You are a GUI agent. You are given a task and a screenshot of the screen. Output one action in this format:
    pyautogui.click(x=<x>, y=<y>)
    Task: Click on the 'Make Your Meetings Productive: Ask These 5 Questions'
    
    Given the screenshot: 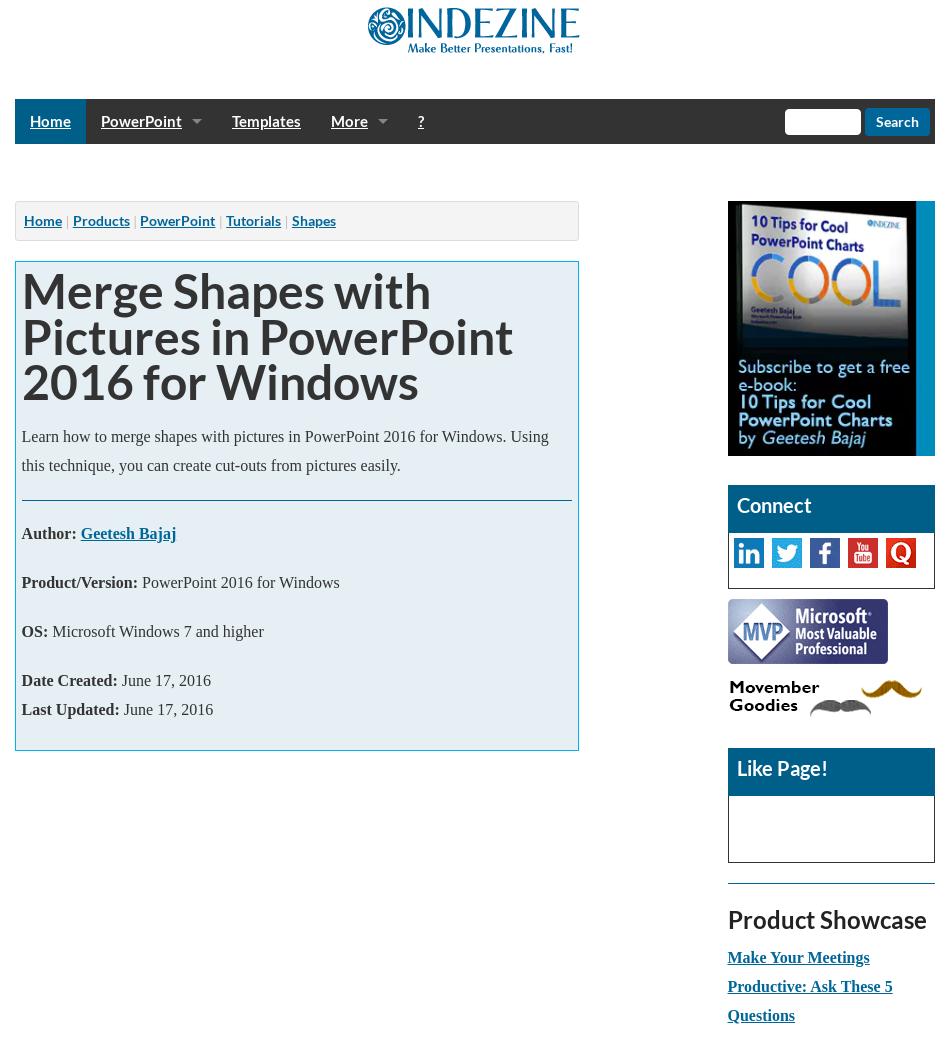 What is the action you would take?
    pyautogui.click(x=726, y=986)
    